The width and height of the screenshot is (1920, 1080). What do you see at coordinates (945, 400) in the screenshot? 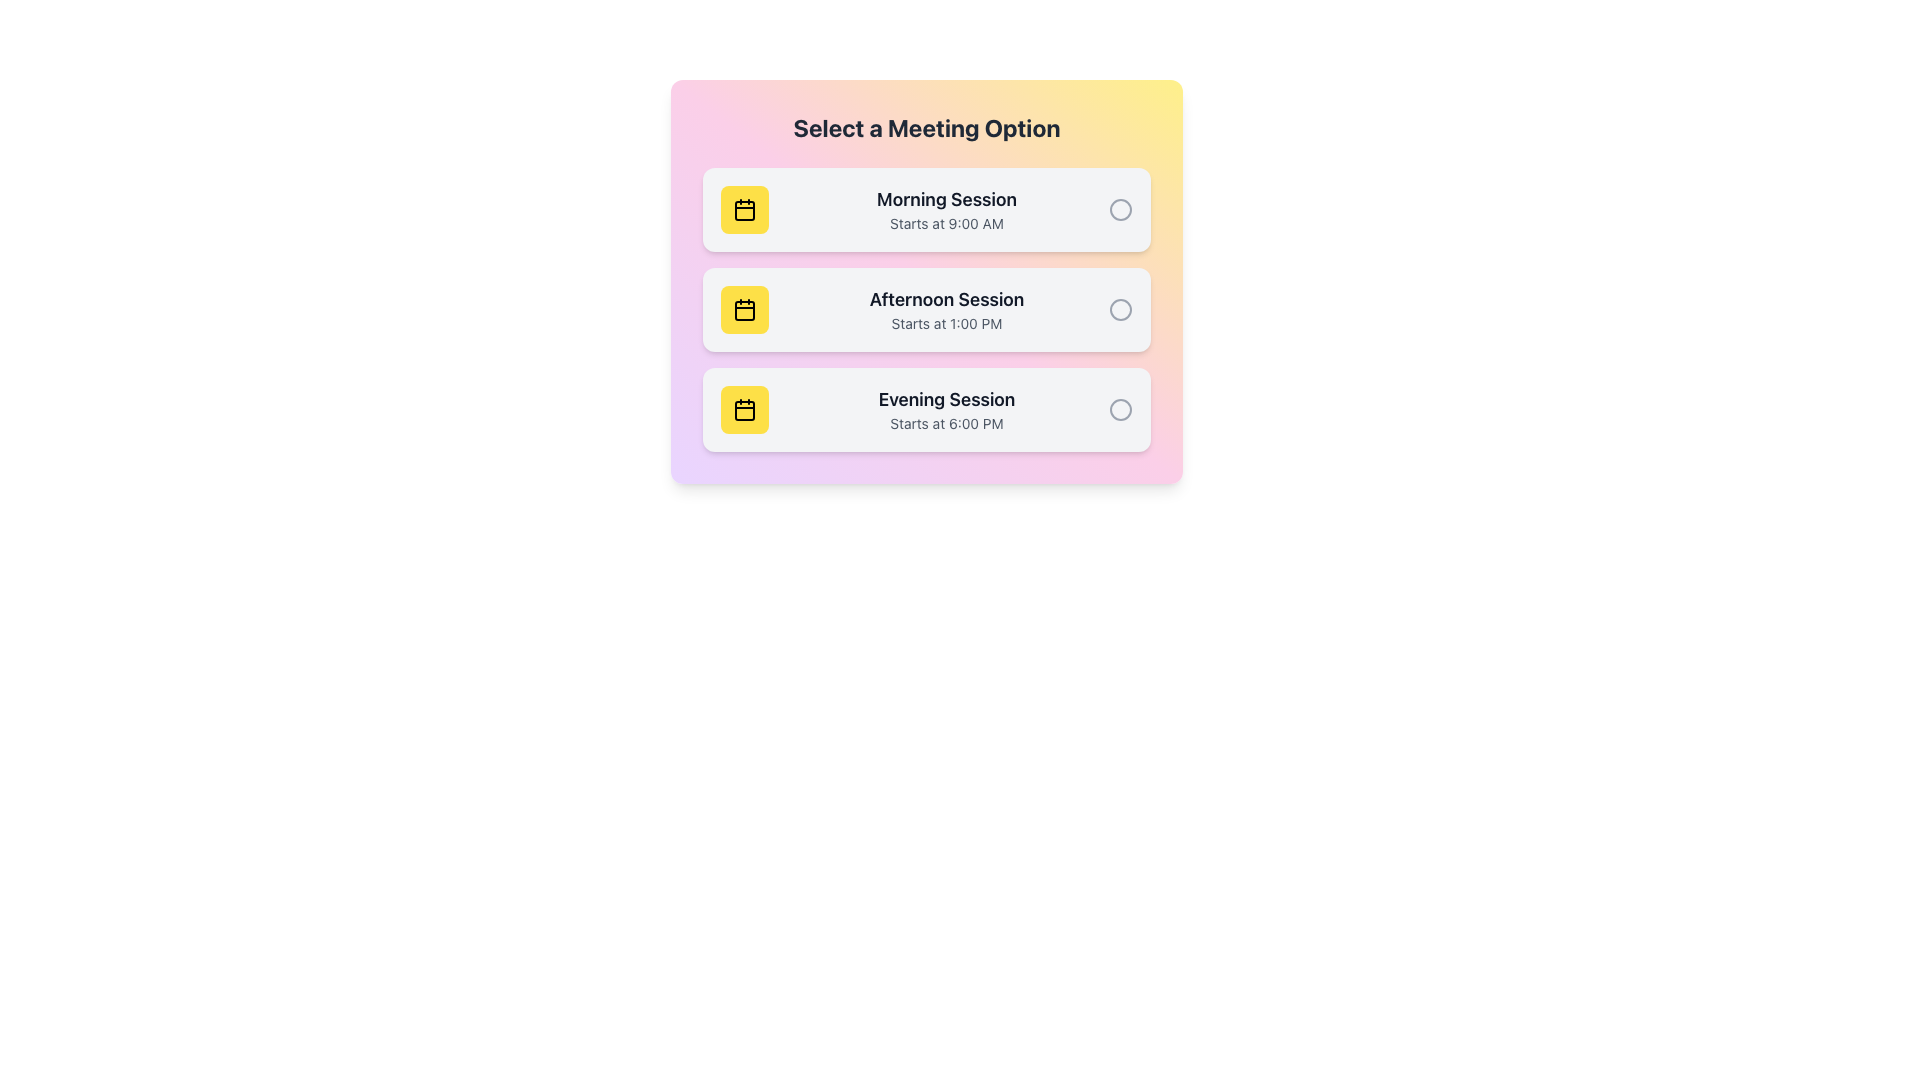
I see `the text label that reads 'Evening Session', which is positioned in the third session selection card and is styled in bold, large font with dark gray or black color` at bounding box center [945, 400].